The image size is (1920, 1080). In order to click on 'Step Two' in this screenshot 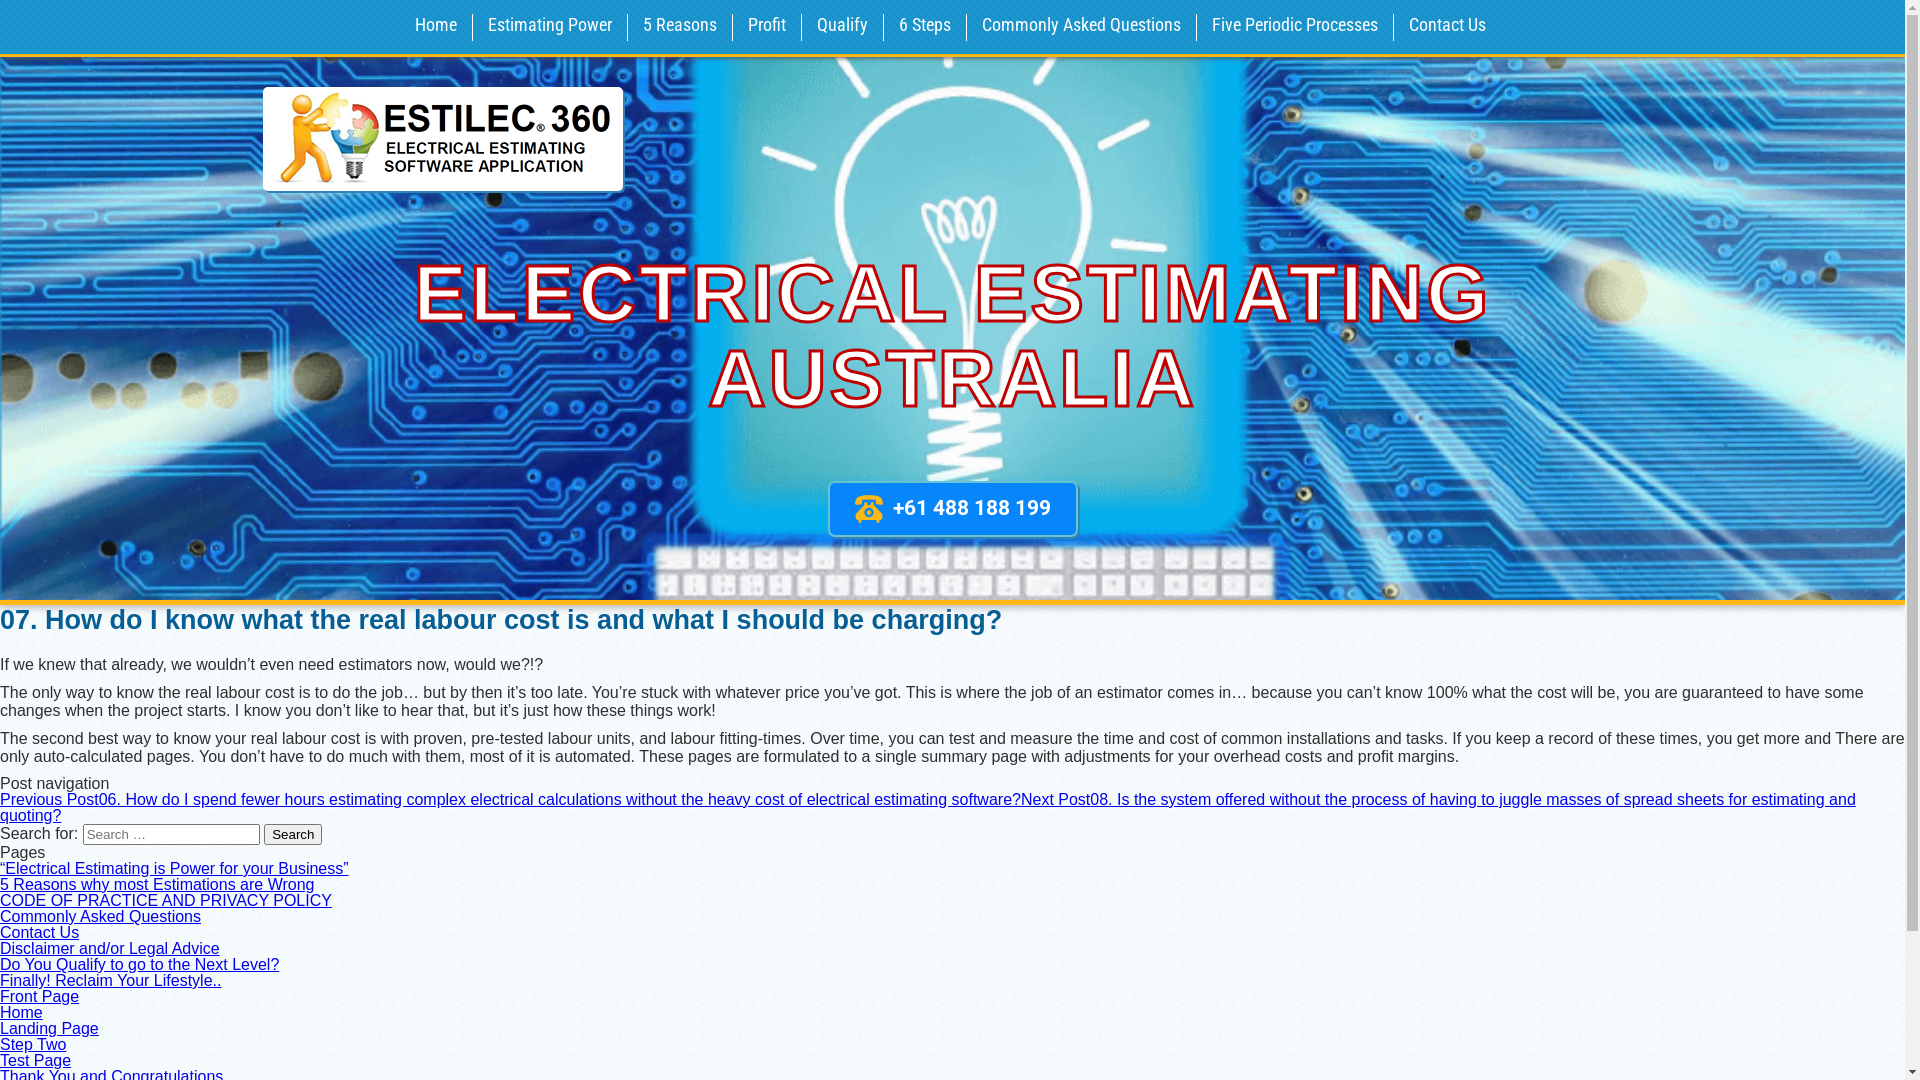, I will do `click(0, 1043)`.